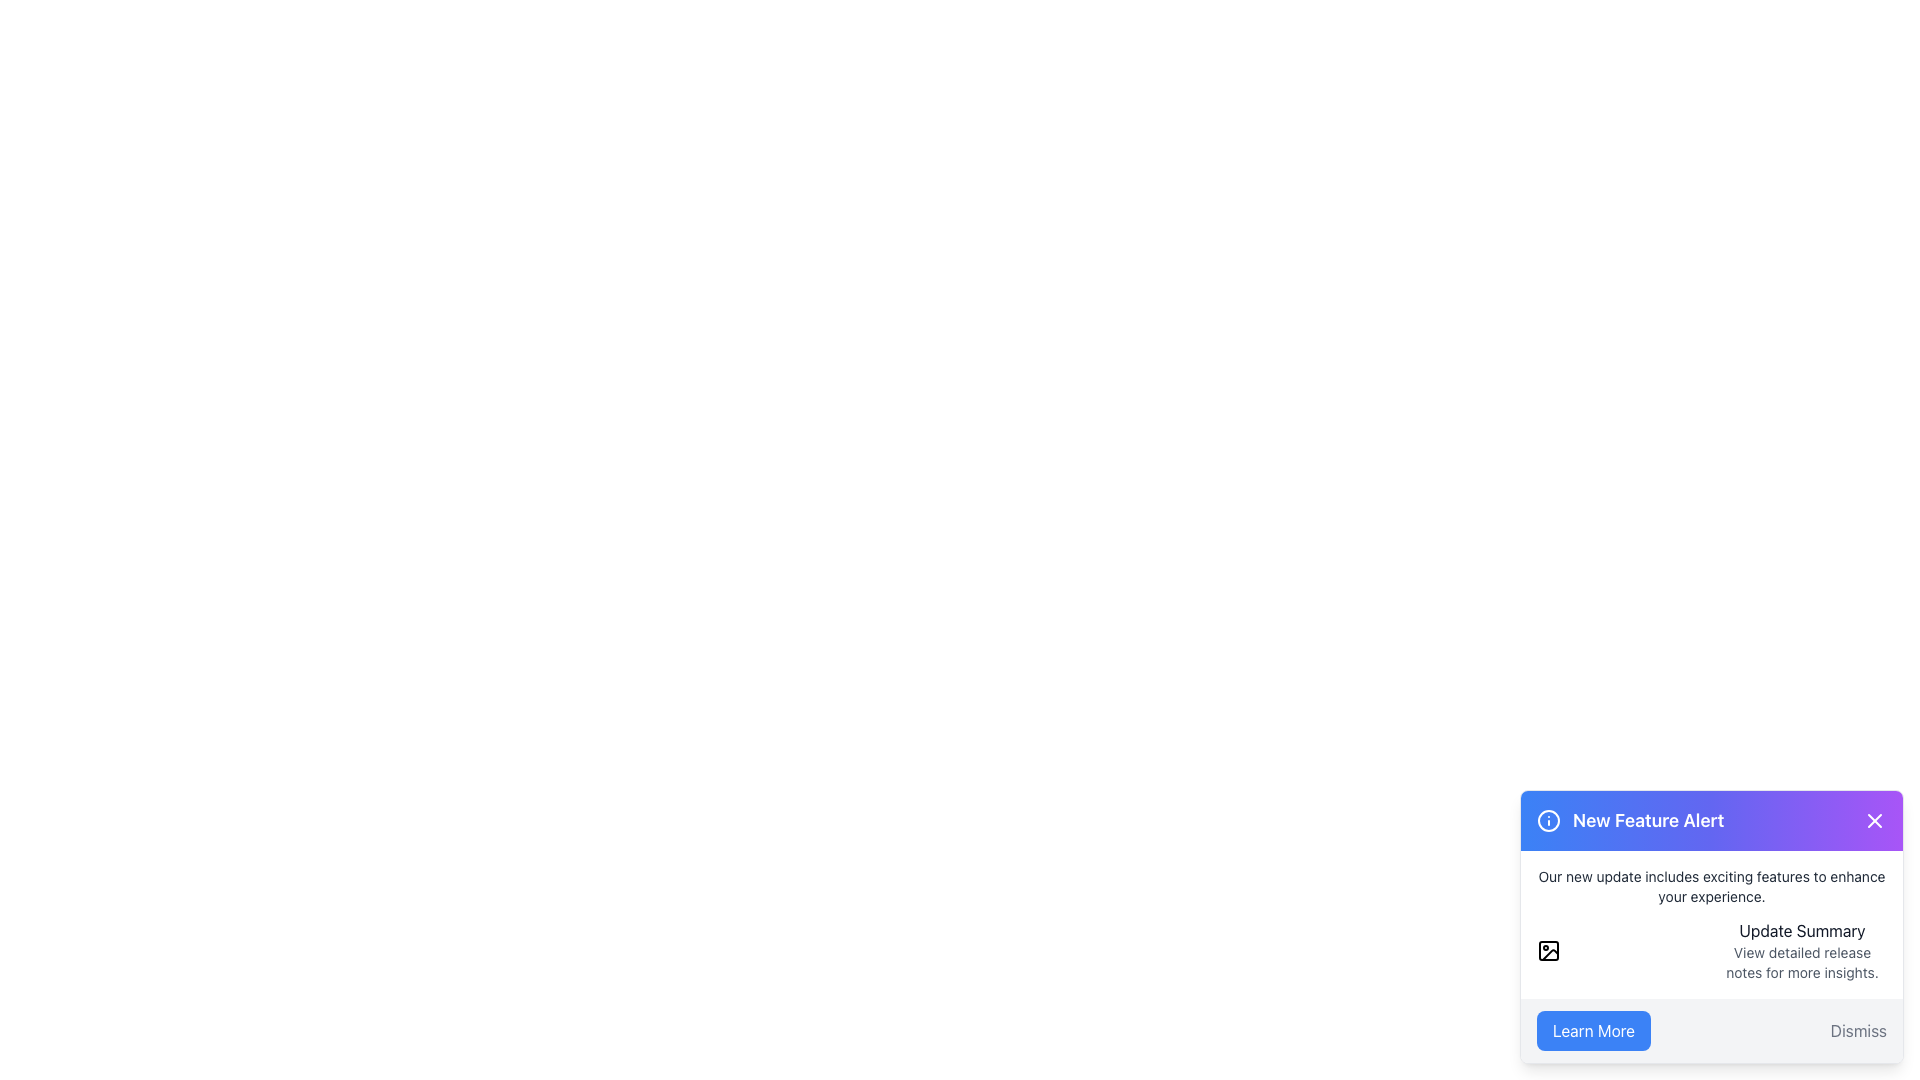 This screenshot has width=1920, height=1080. I want to click on the text 'View detailed release notes for more insights.' located in the bottom-right section of the 'New Feature Alert' notification box, so click(1802, 962).